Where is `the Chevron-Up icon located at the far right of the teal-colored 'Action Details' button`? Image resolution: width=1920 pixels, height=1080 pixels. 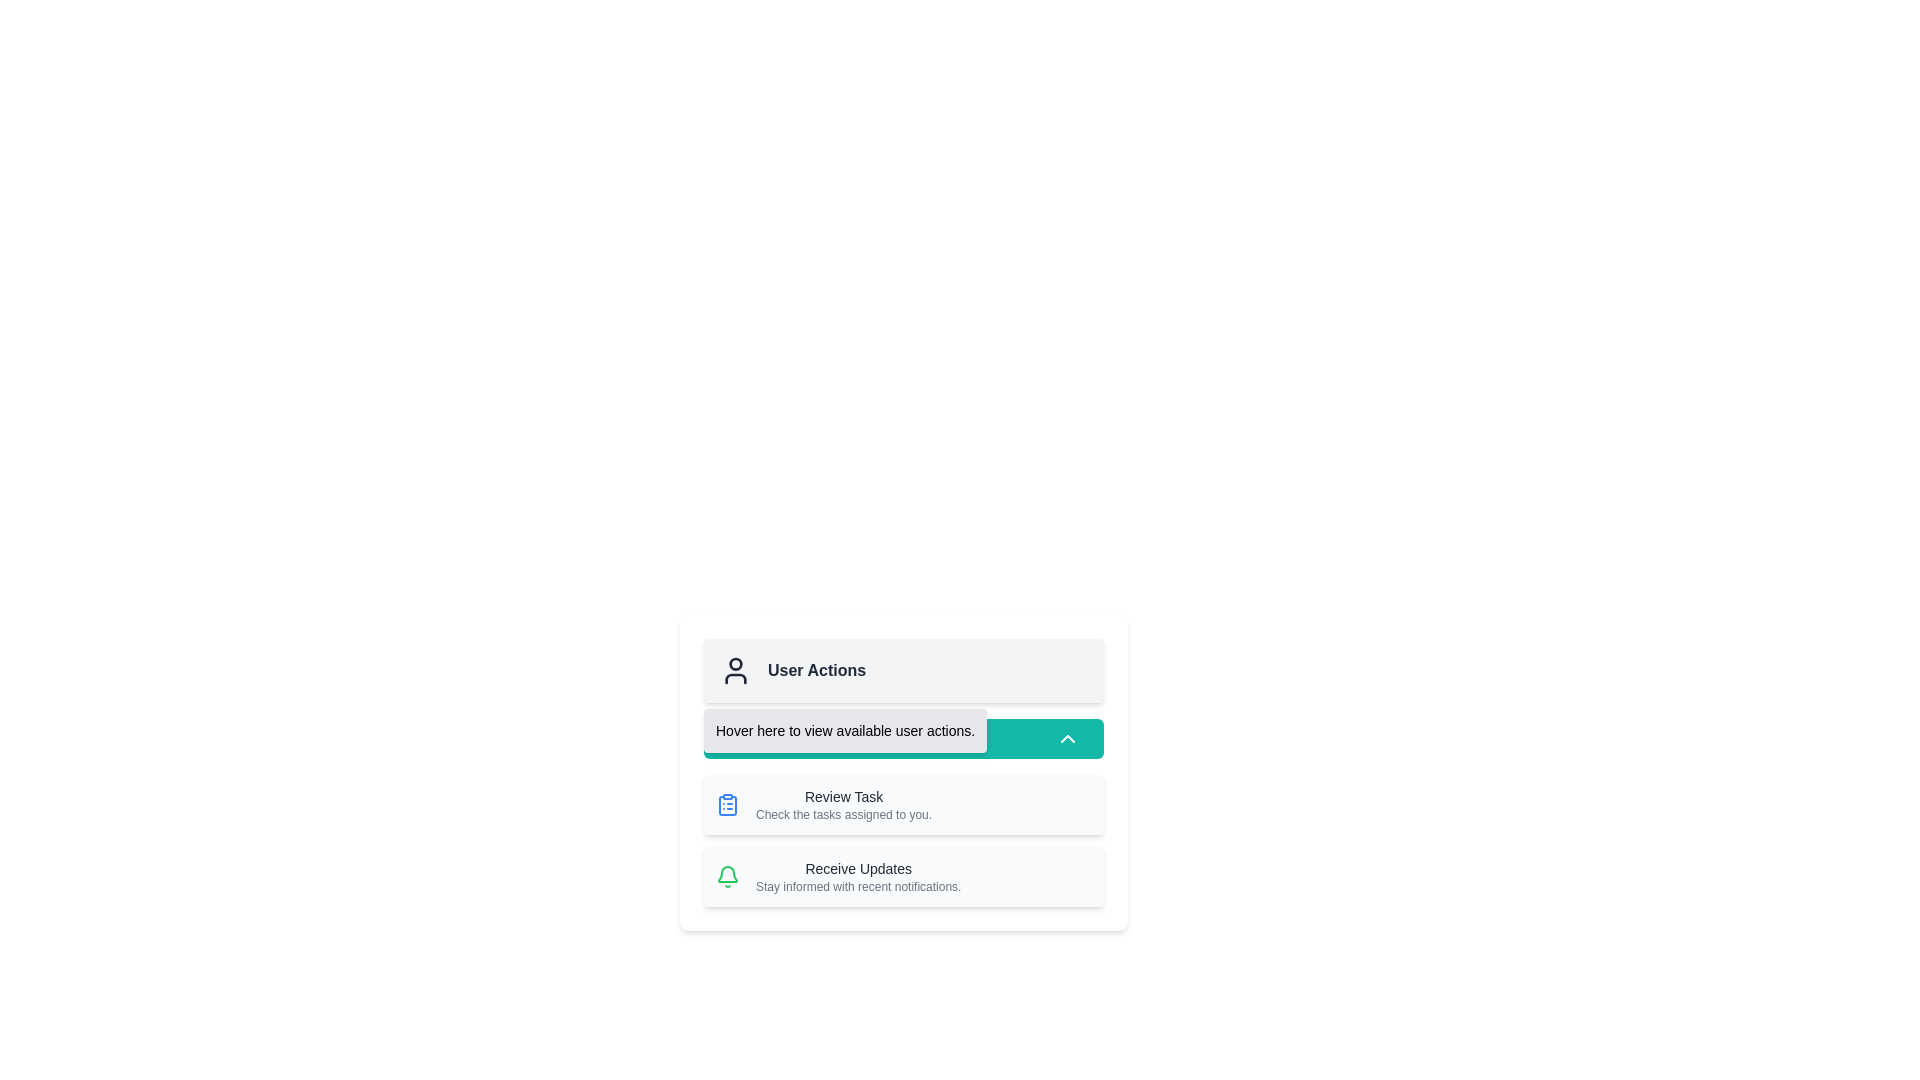 the Chevron-Up icon located at the far right of the teal-colored 'Action Details' button is located at coordinates (1067, 739).